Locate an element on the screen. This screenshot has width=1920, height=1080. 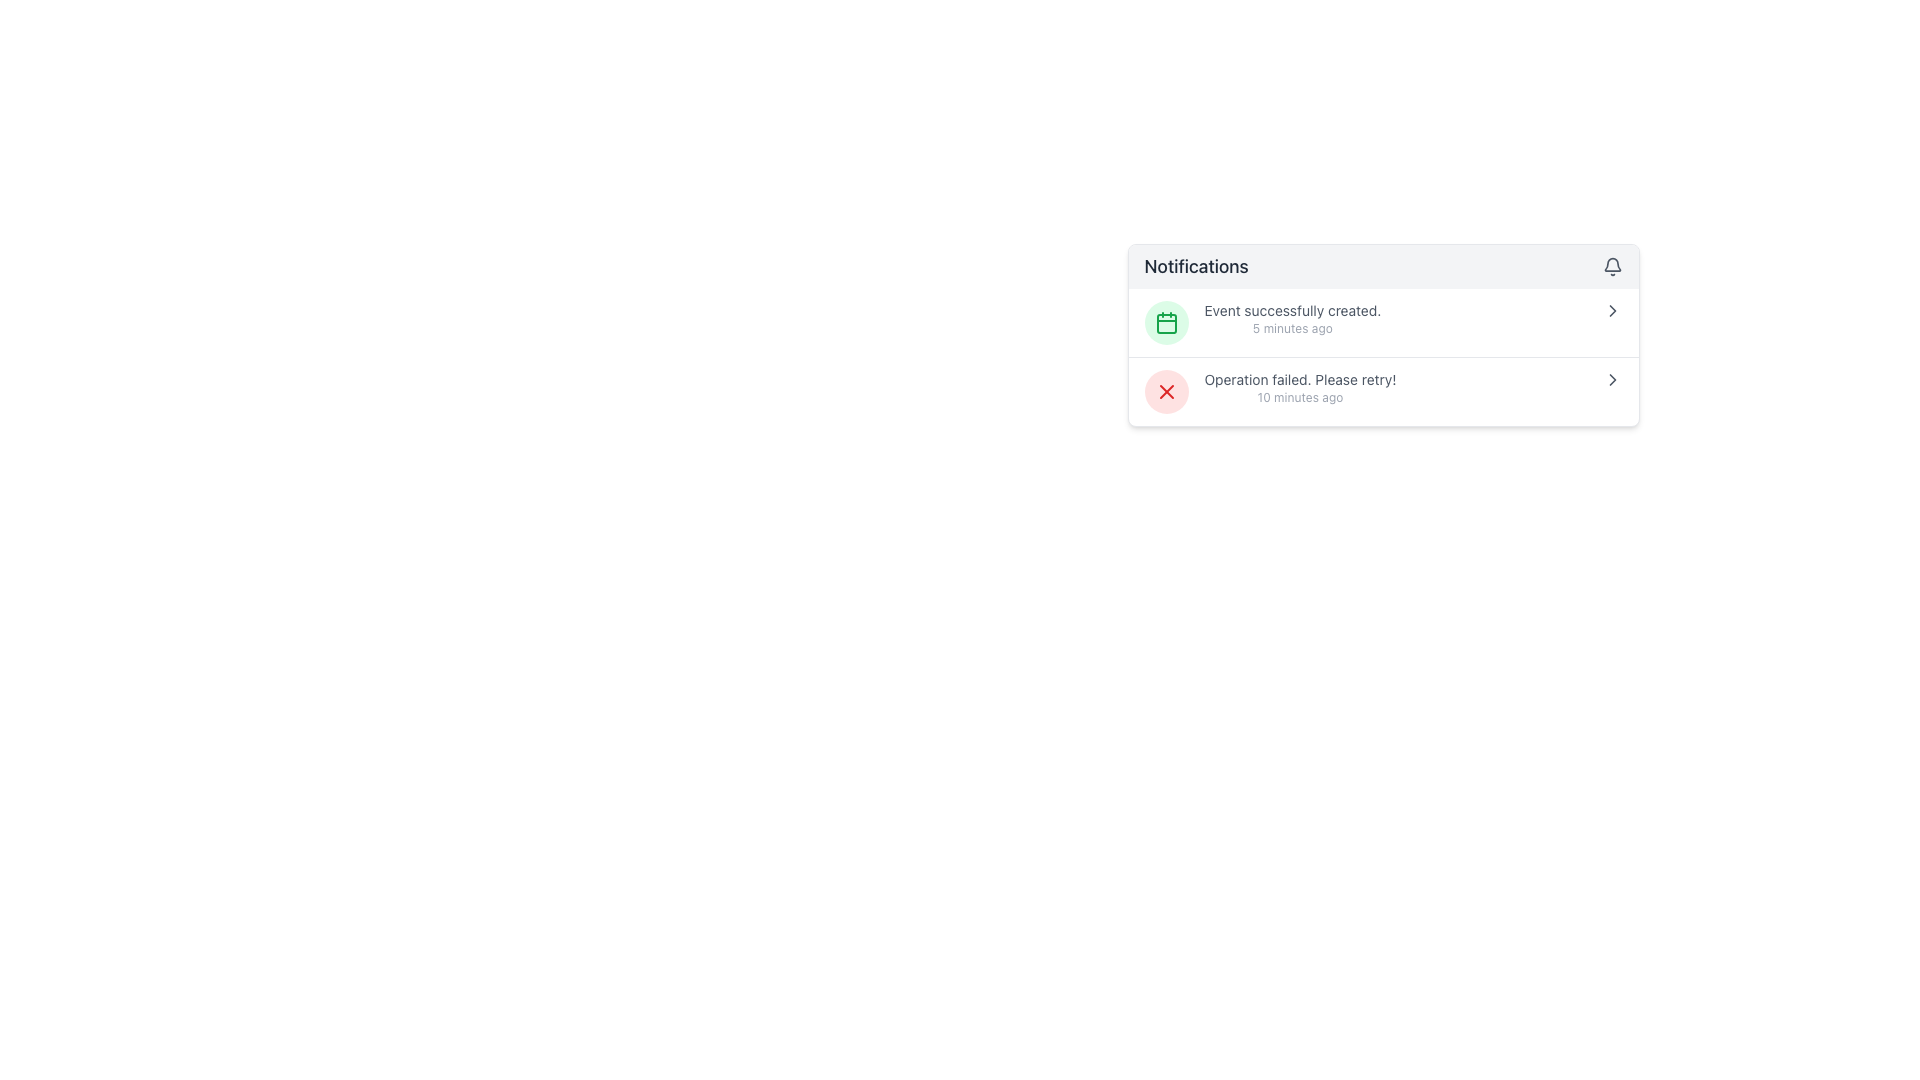
the error status indicator icon located on the left side of the second notification item, adjacent to the text 'Operation failed. Please retry!' and '10 minutes ago' is located at coordinates (1166, 392).